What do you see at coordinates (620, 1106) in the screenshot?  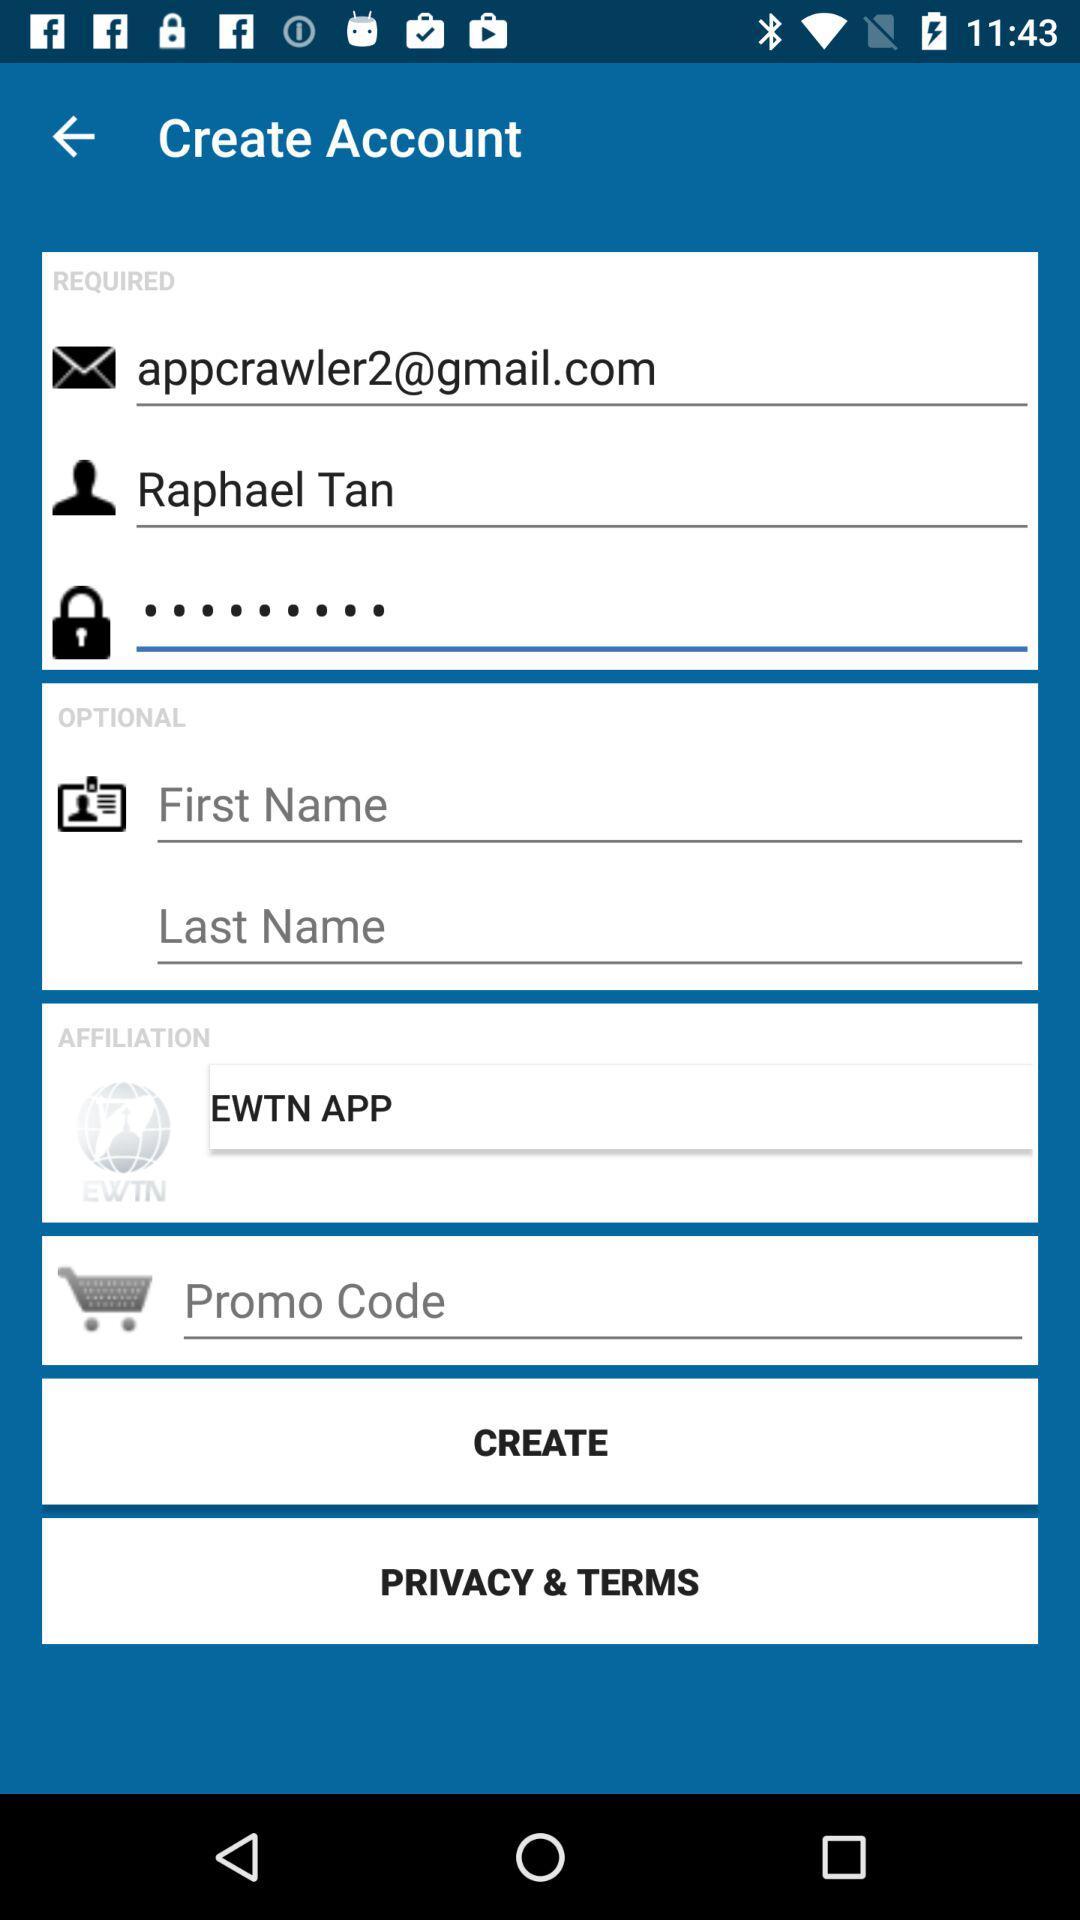 I see `icon next to the affiliation item` at bounding box center [620, 1106].